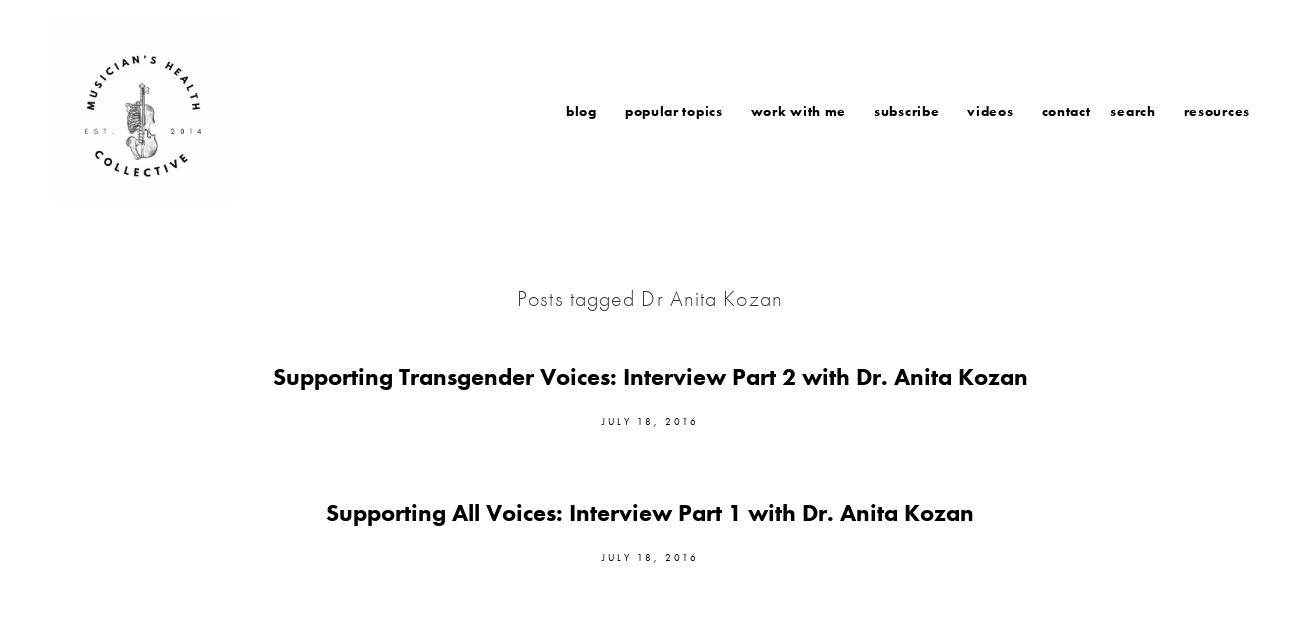 This screenshot has height=638, width=1300. Describe the element at coordinates (624, 109) in the screenshot. I see `'Popular Topics'` at that location.